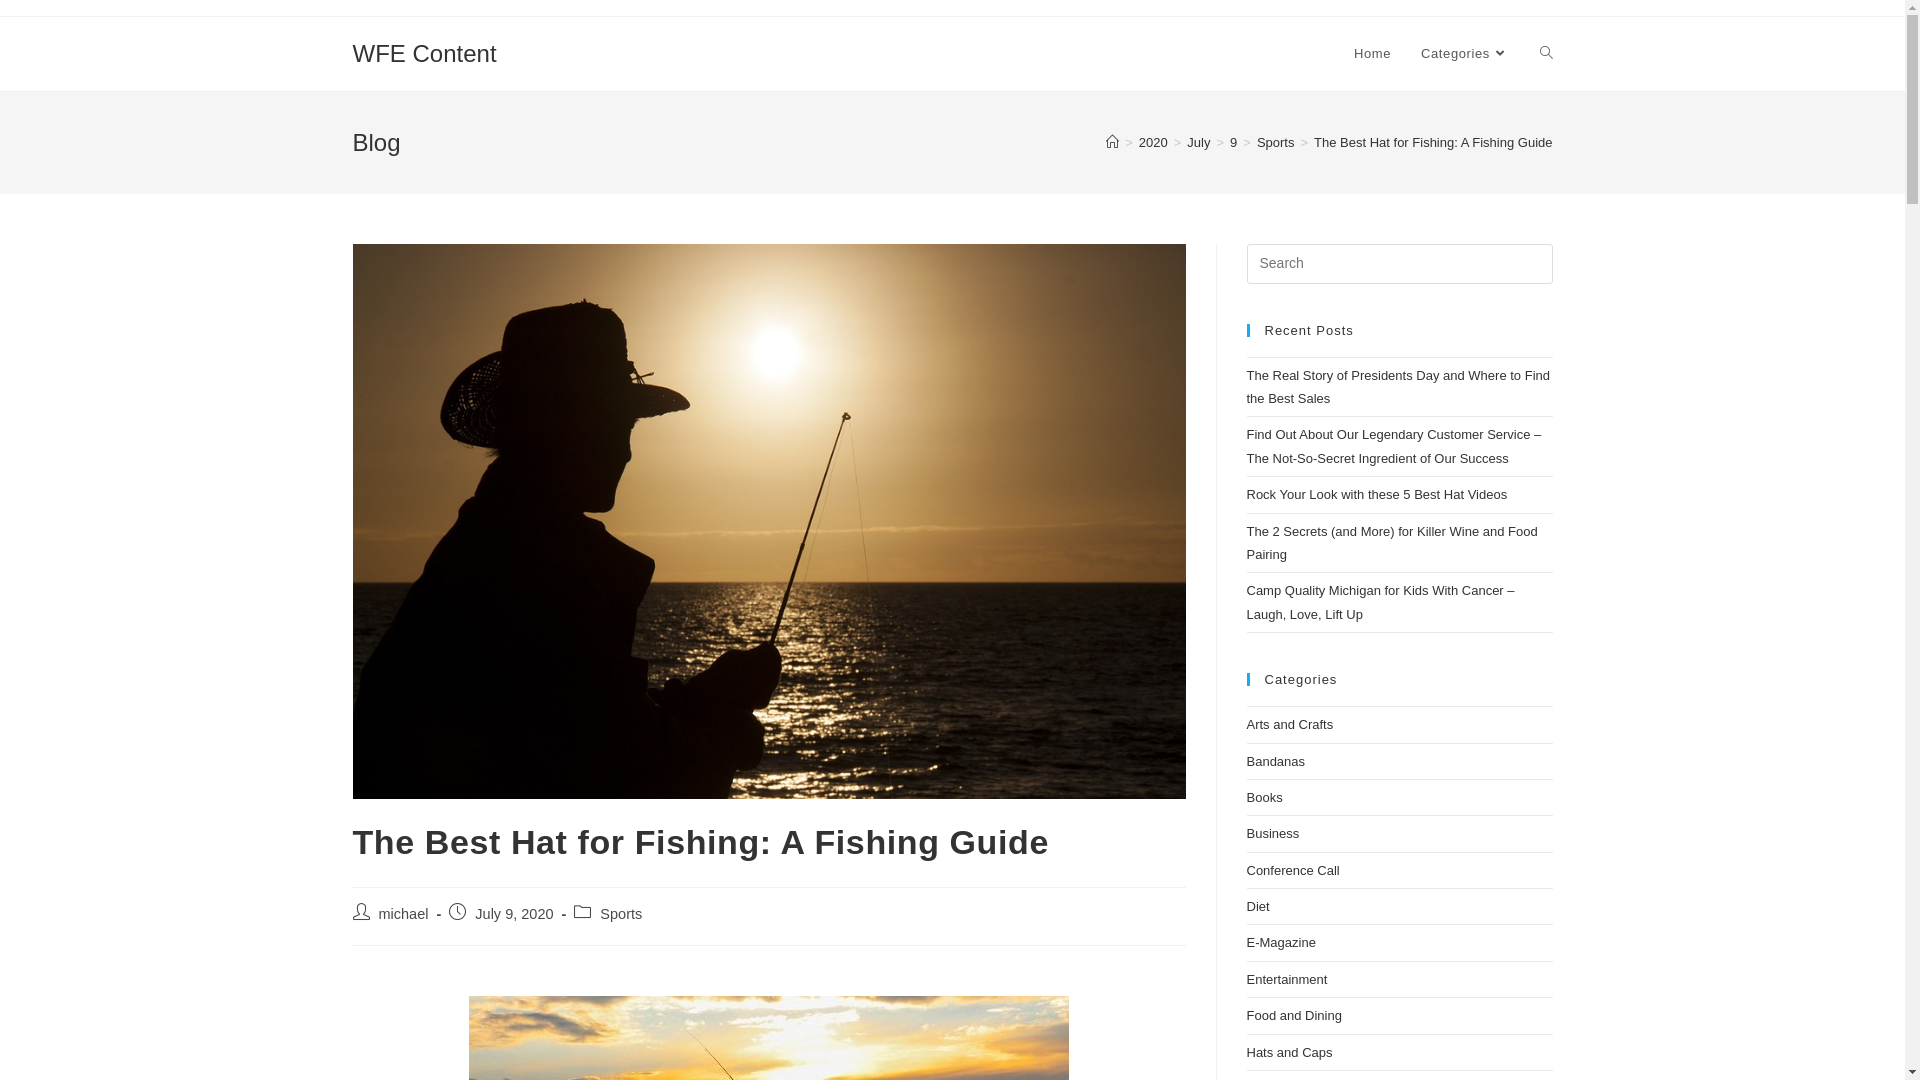  I want to click on 'WFE Content', so click(422, 52).